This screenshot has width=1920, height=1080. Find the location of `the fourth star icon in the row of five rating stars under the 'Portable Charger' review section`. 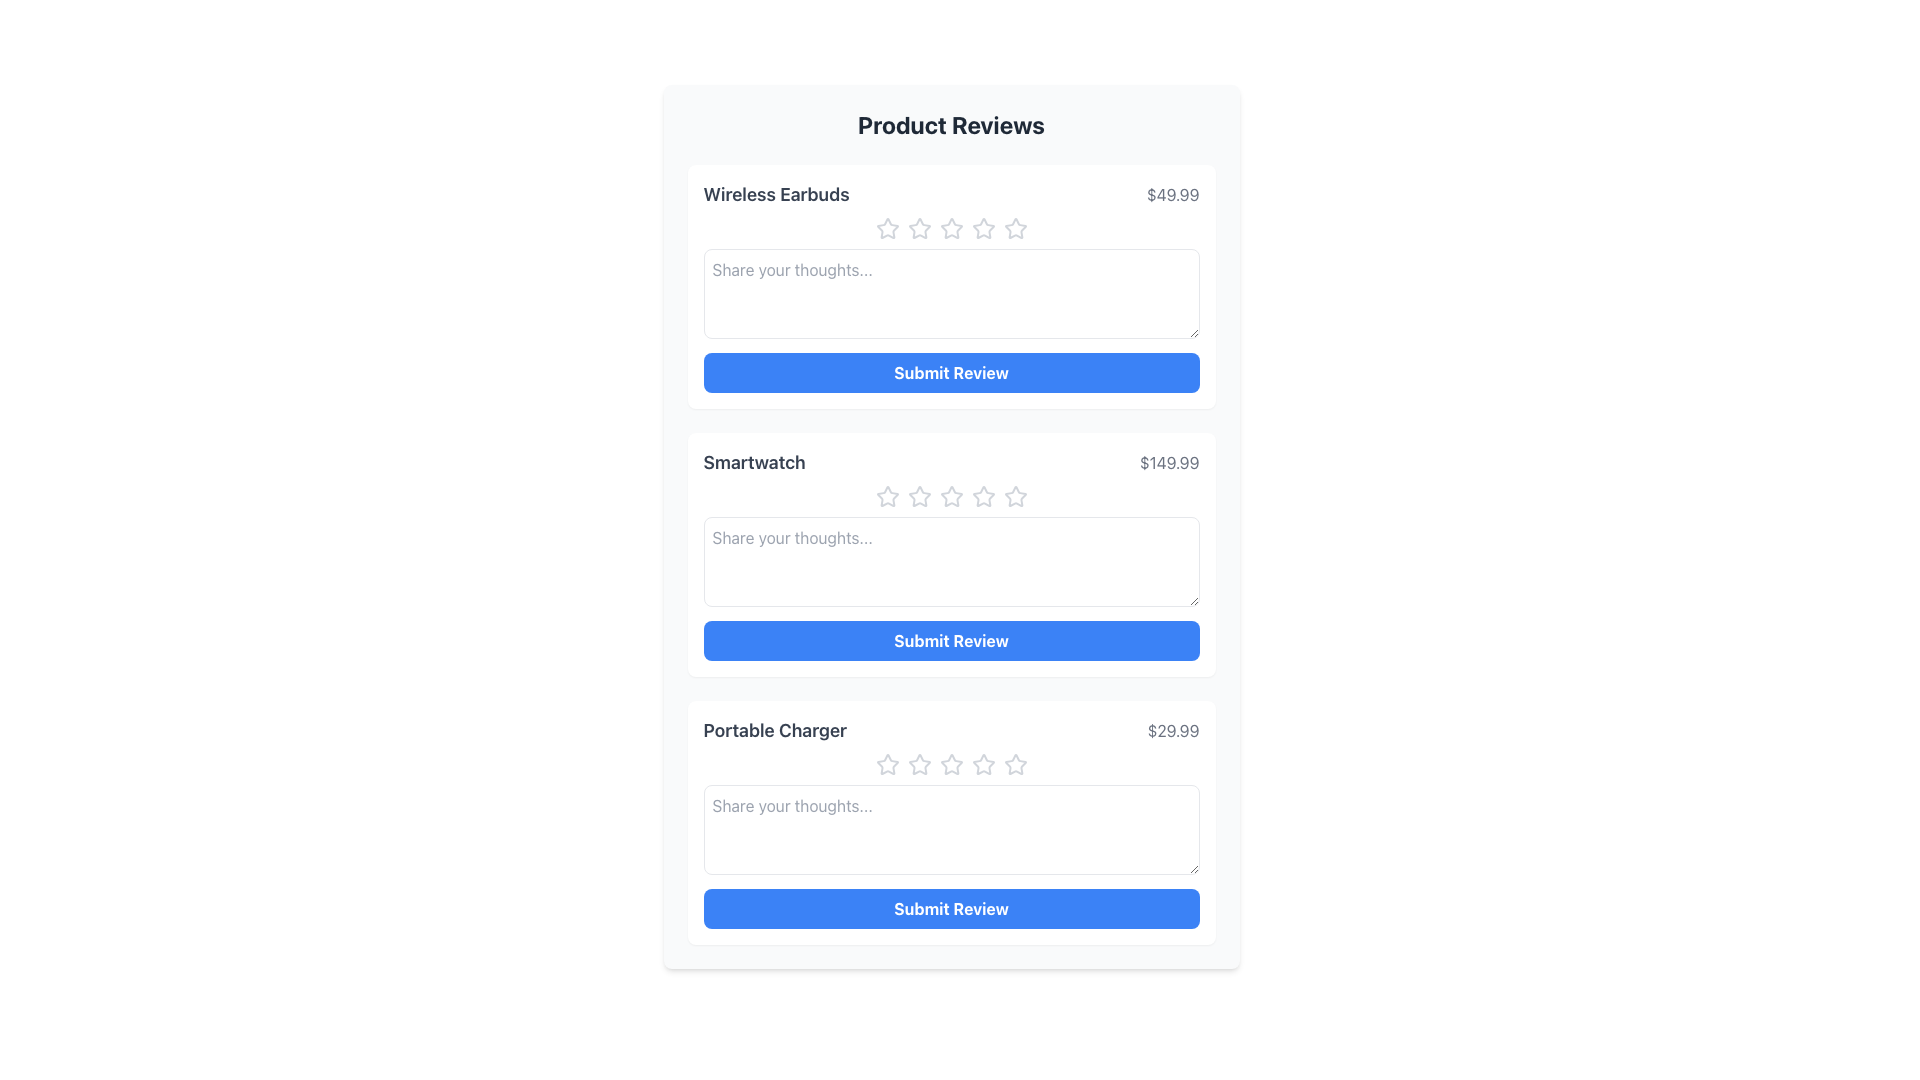

the fourth star icon in the row of five rating stars under the 'Portable Charger' review section is located at coordinates (950, 764).